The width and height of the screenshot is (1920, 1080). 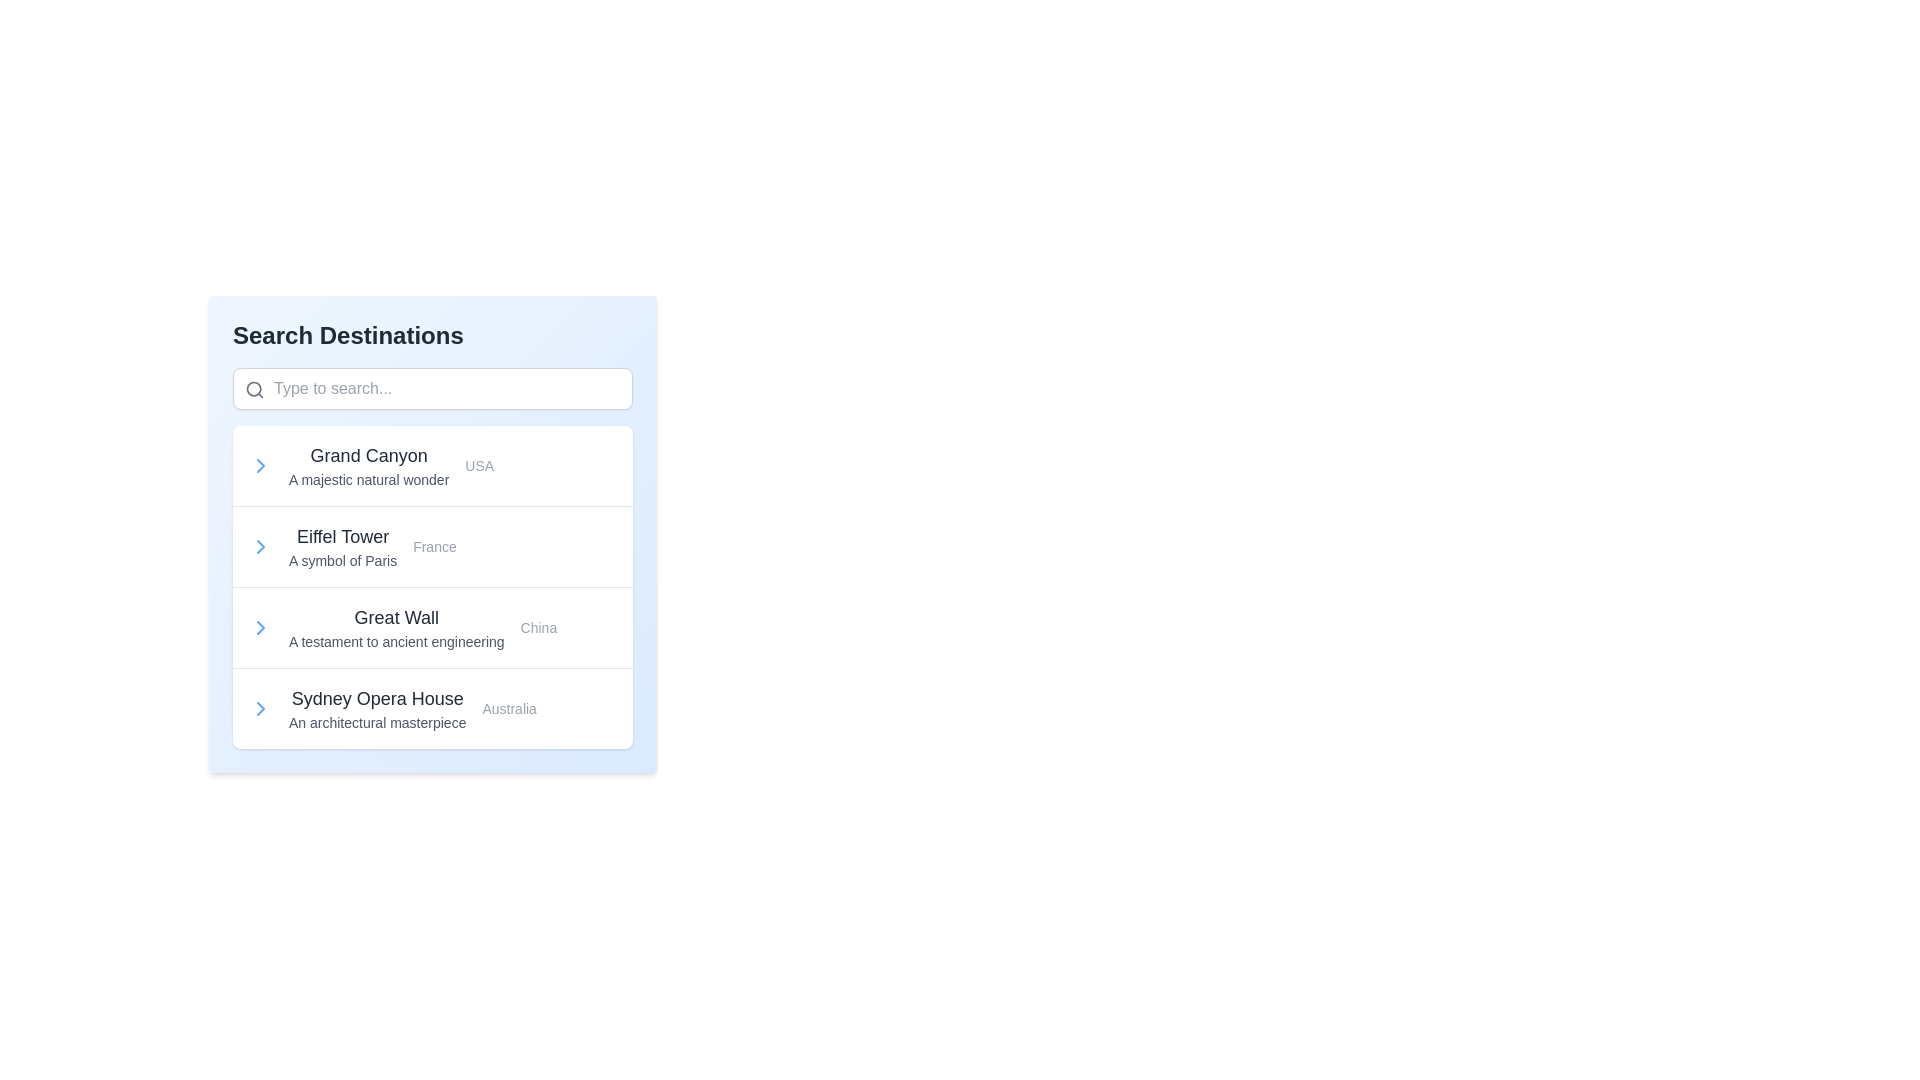 I want to click on the light gray magnifying glass icon located in the search bar labeled 'Type to search...', so click(x=253, y=389).